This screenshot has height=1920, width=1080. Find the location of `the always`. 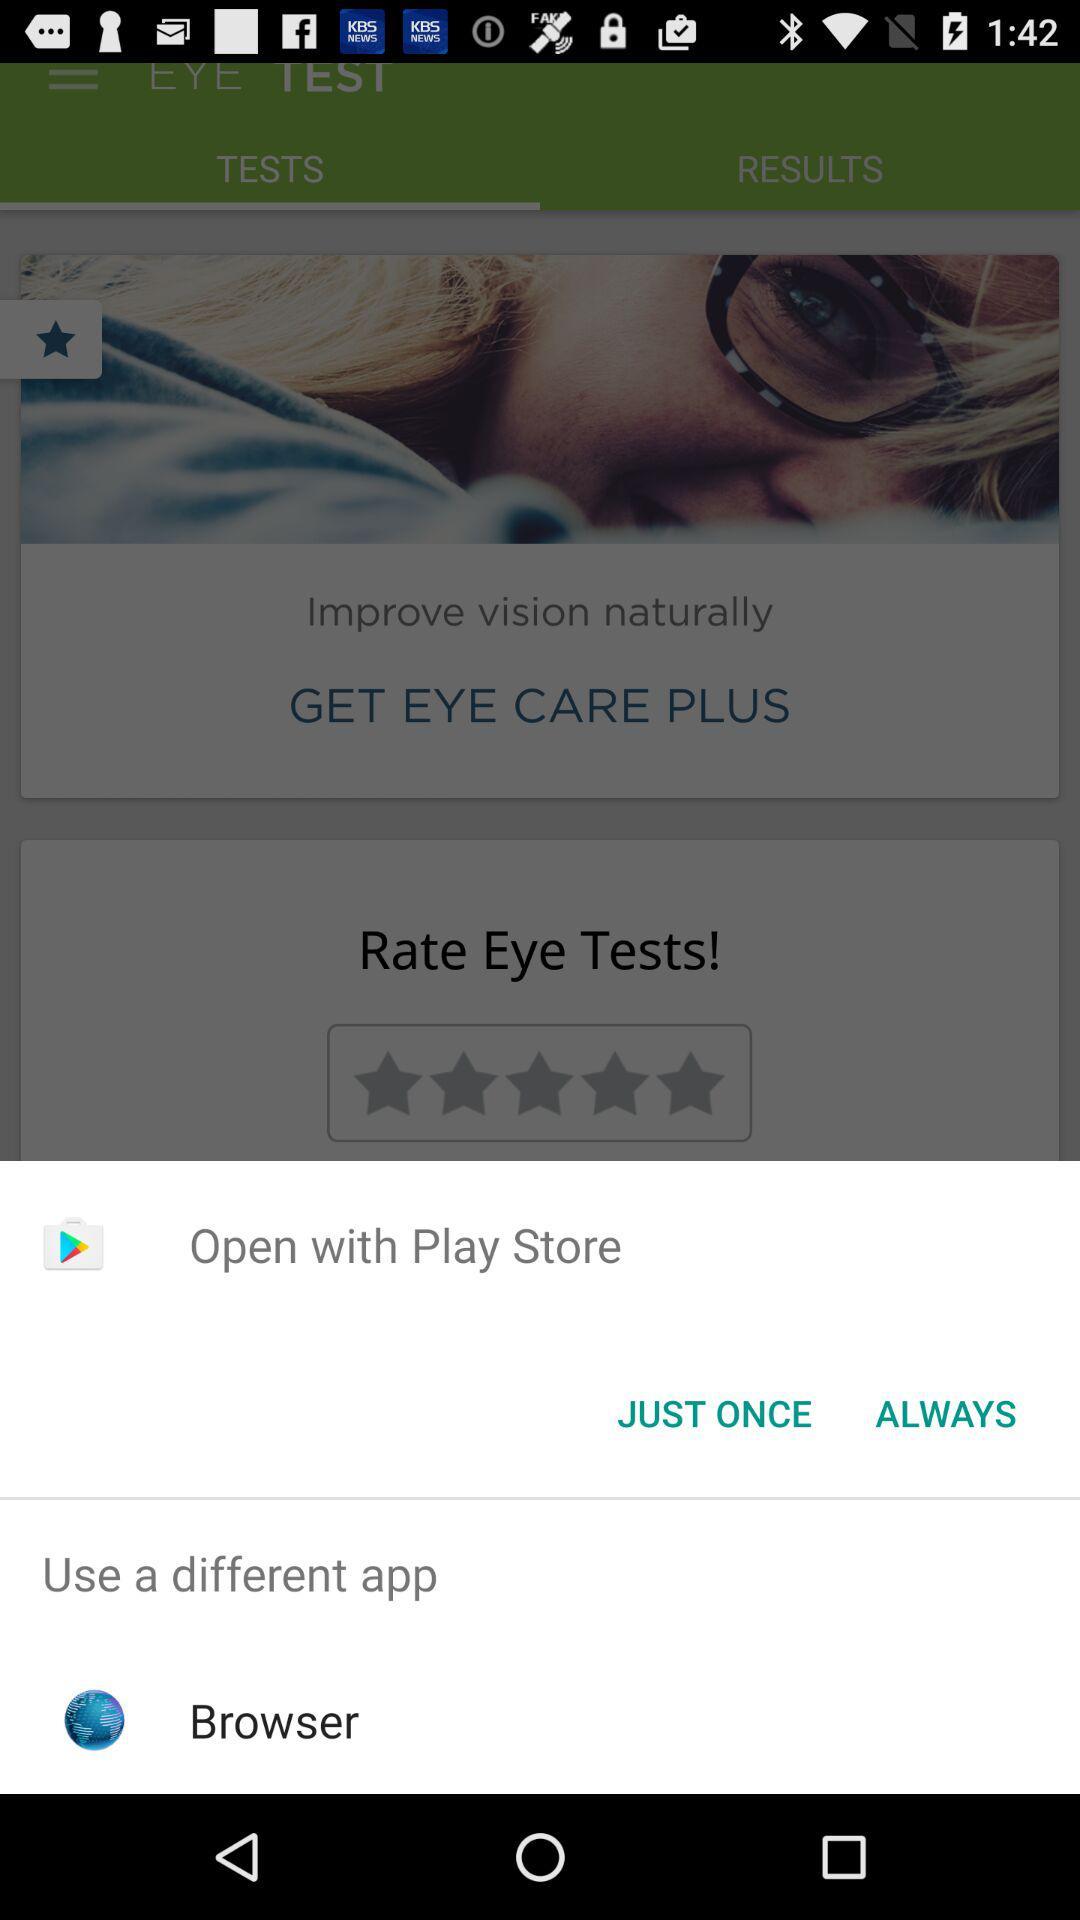

the always is located at coordinates (945, 1411).